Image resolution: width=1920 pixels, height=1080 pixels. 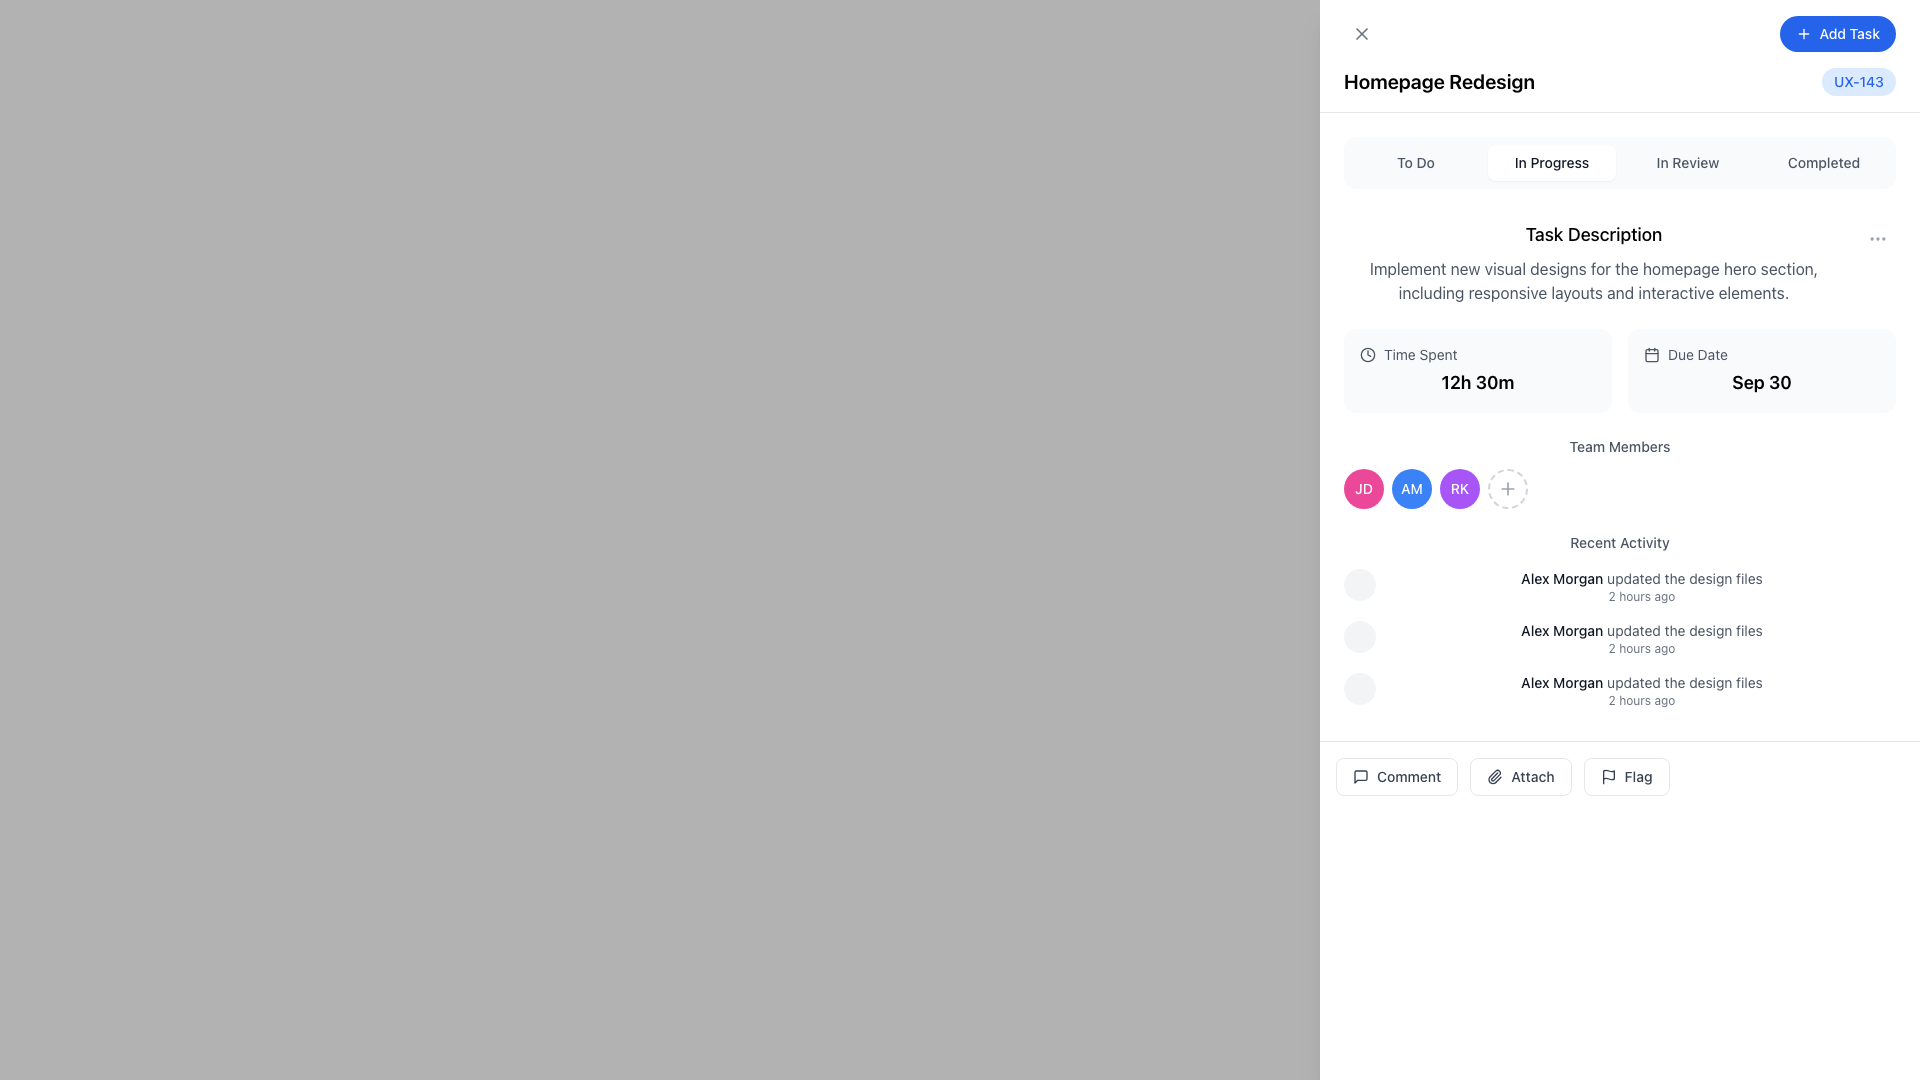 I want to click on the Static Text element that serves as a section title for recent user activities, located at the top of the column on the right side of the interface, so click(x=1620, y=543).